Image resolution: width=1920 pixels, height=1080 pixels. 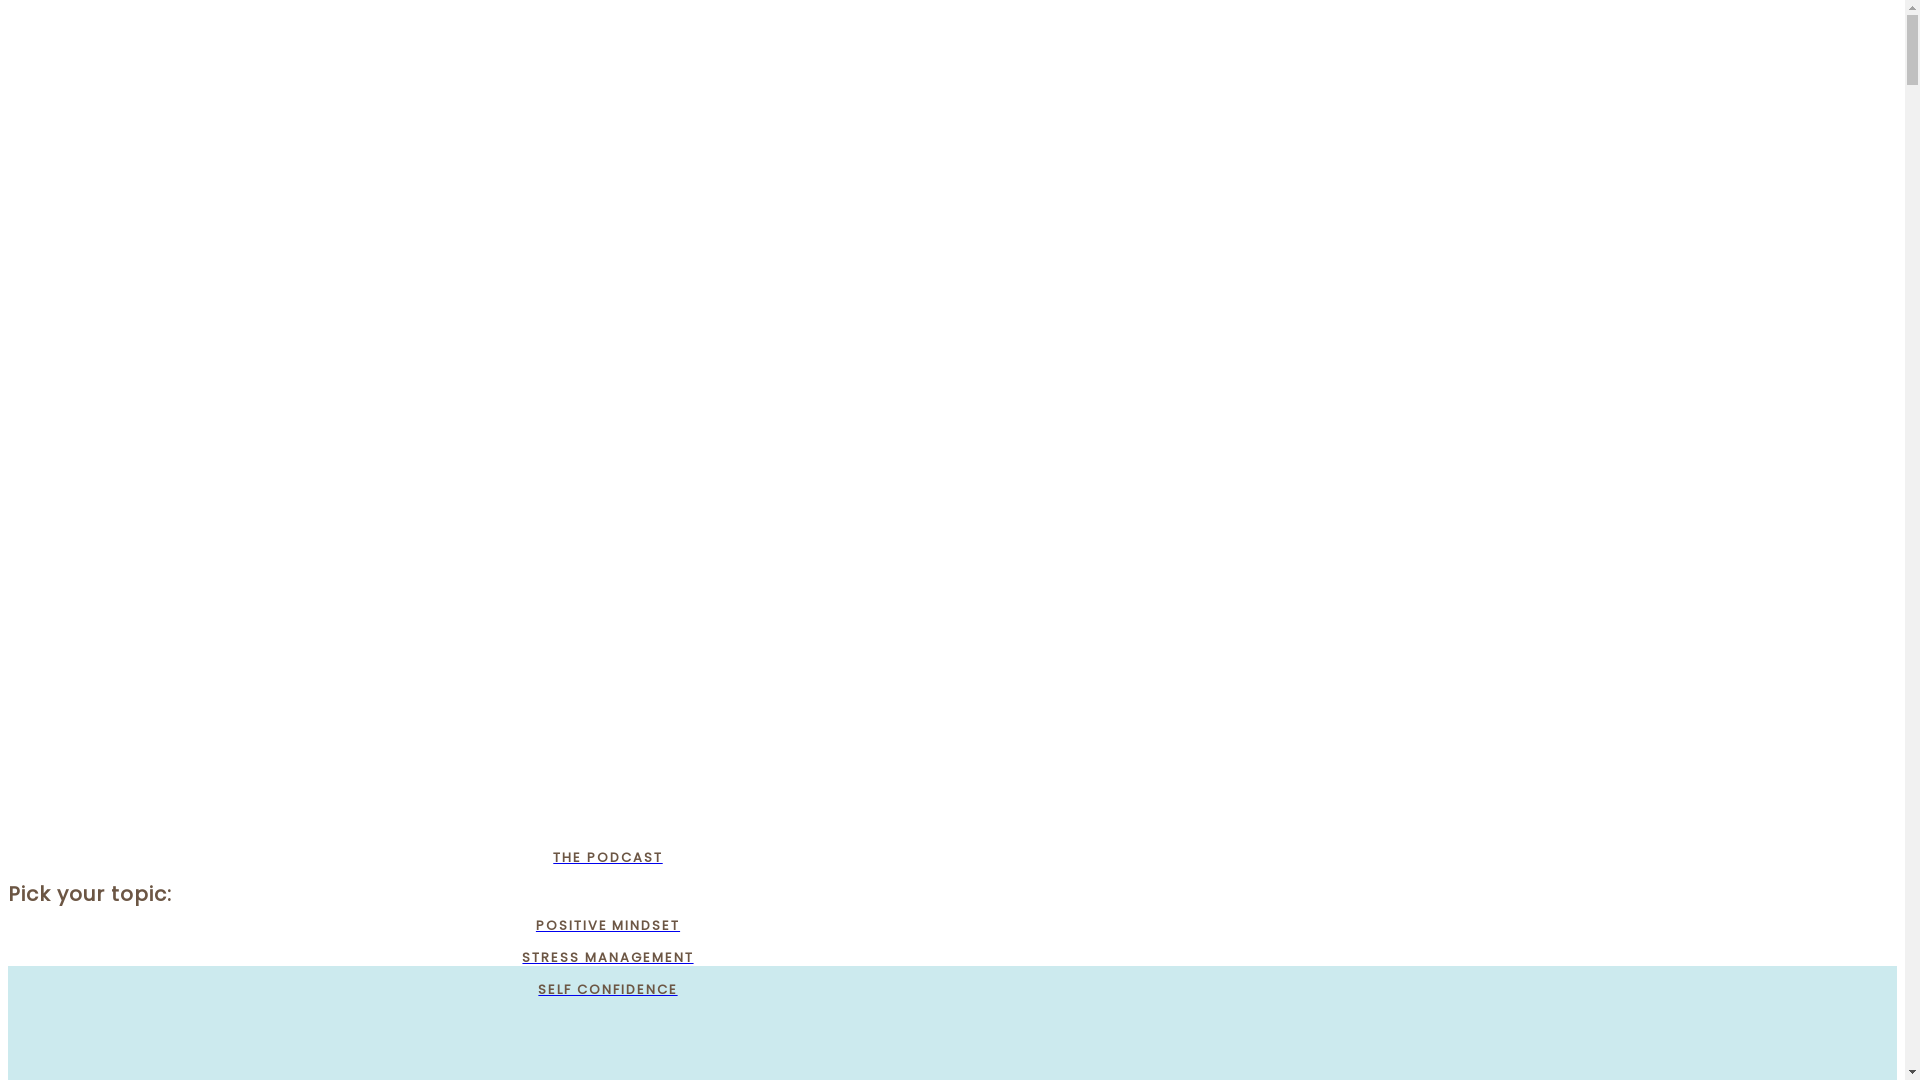 What do you see at coordinates (607, 925) in the screenshot?
I see `'POSITIVE MINDSET'` at bounding box center [607, 925].